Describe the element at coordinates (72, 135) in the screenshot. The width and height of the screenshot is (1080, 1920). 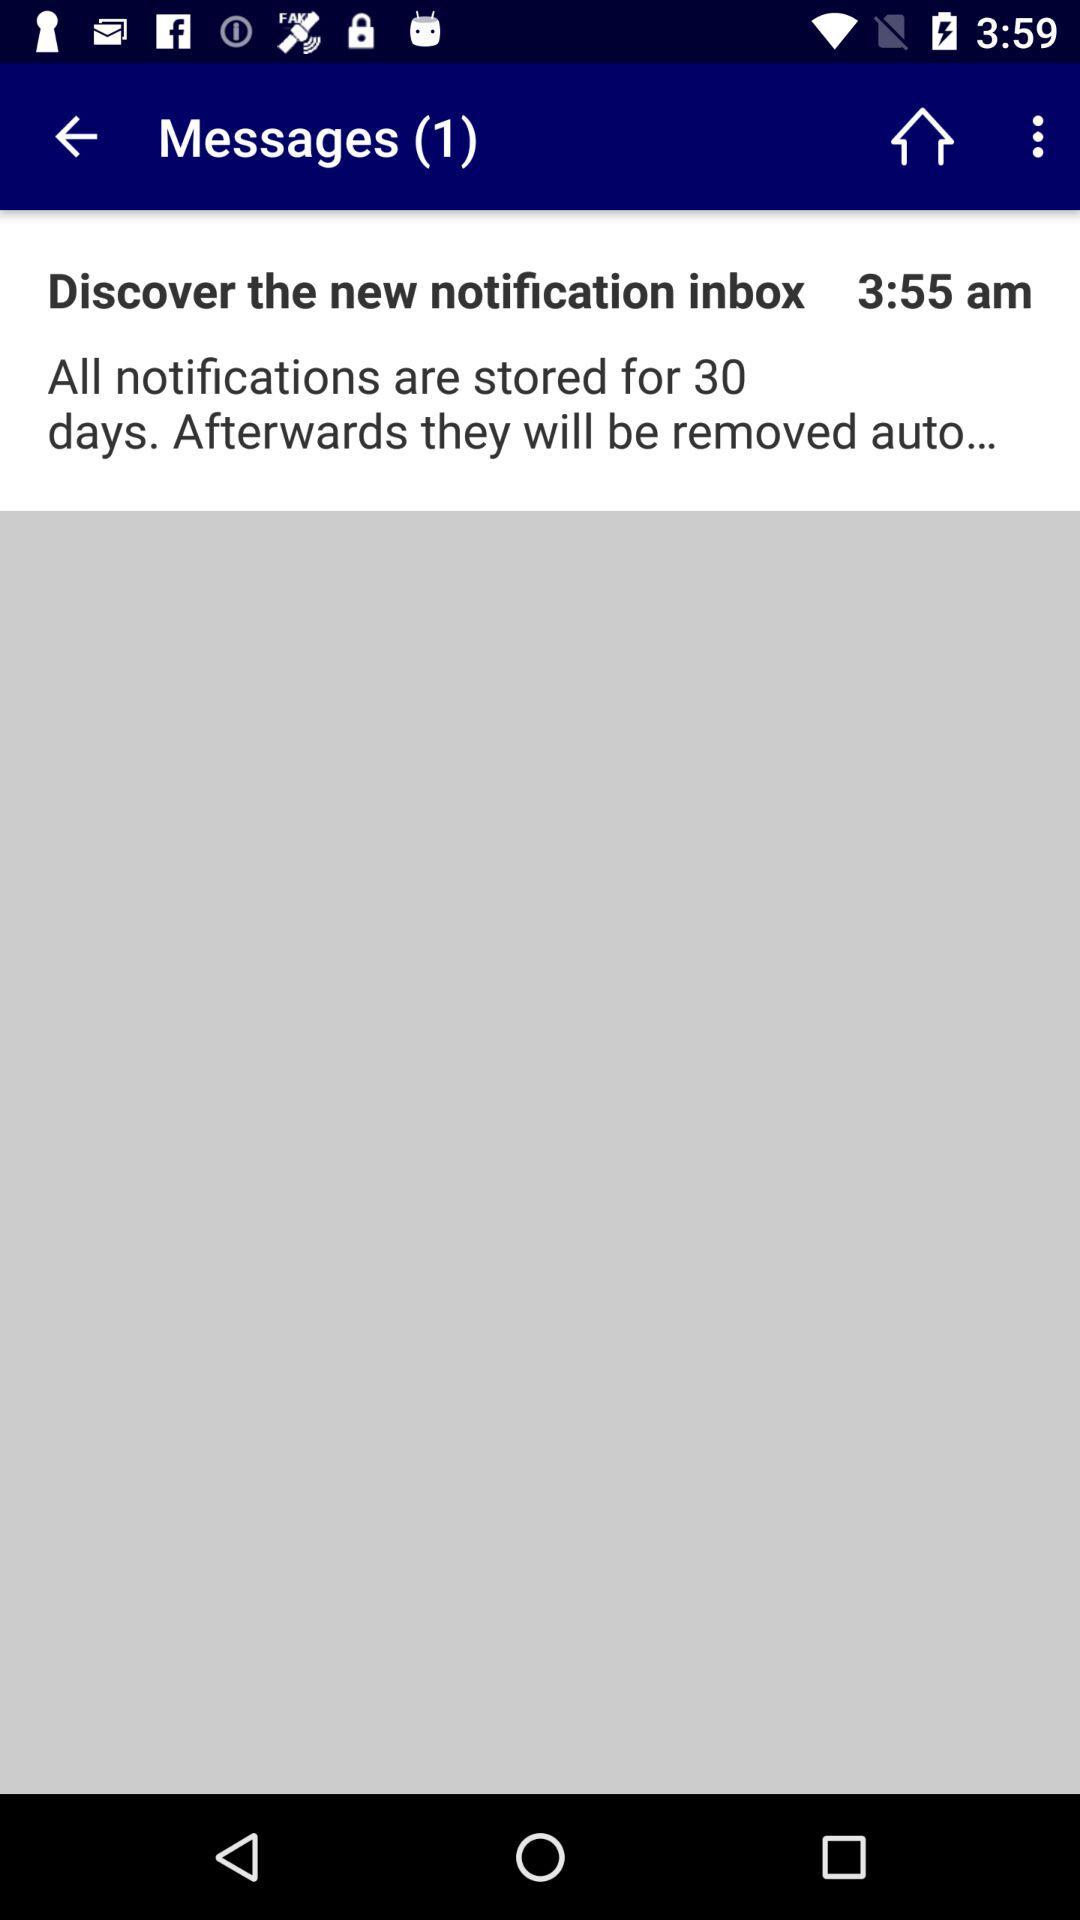
I see `item above the discover the new` at that location.